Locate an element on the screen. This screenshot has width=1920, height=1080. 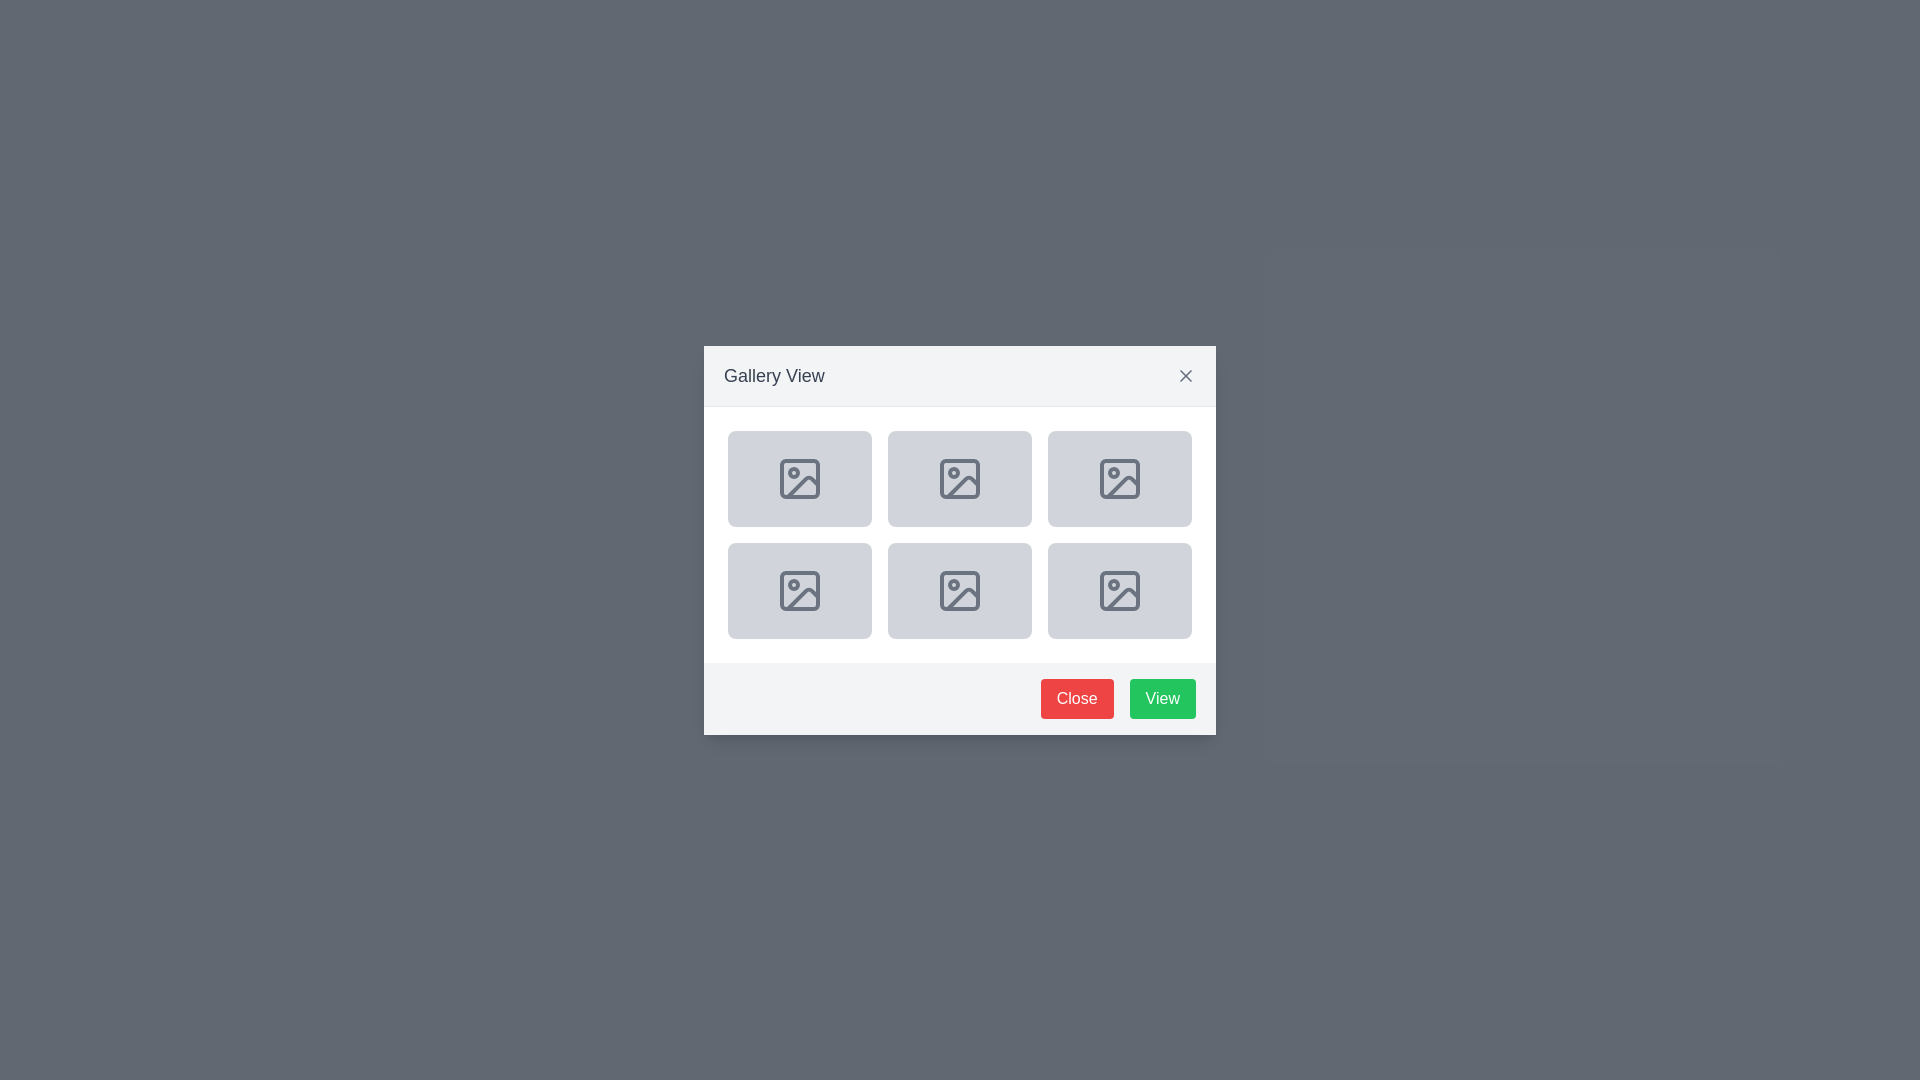
the decorative subcomponent within the fourth icon located at the bottom-left cell of the grid layout in the modal is located at coordinates (960, 589).